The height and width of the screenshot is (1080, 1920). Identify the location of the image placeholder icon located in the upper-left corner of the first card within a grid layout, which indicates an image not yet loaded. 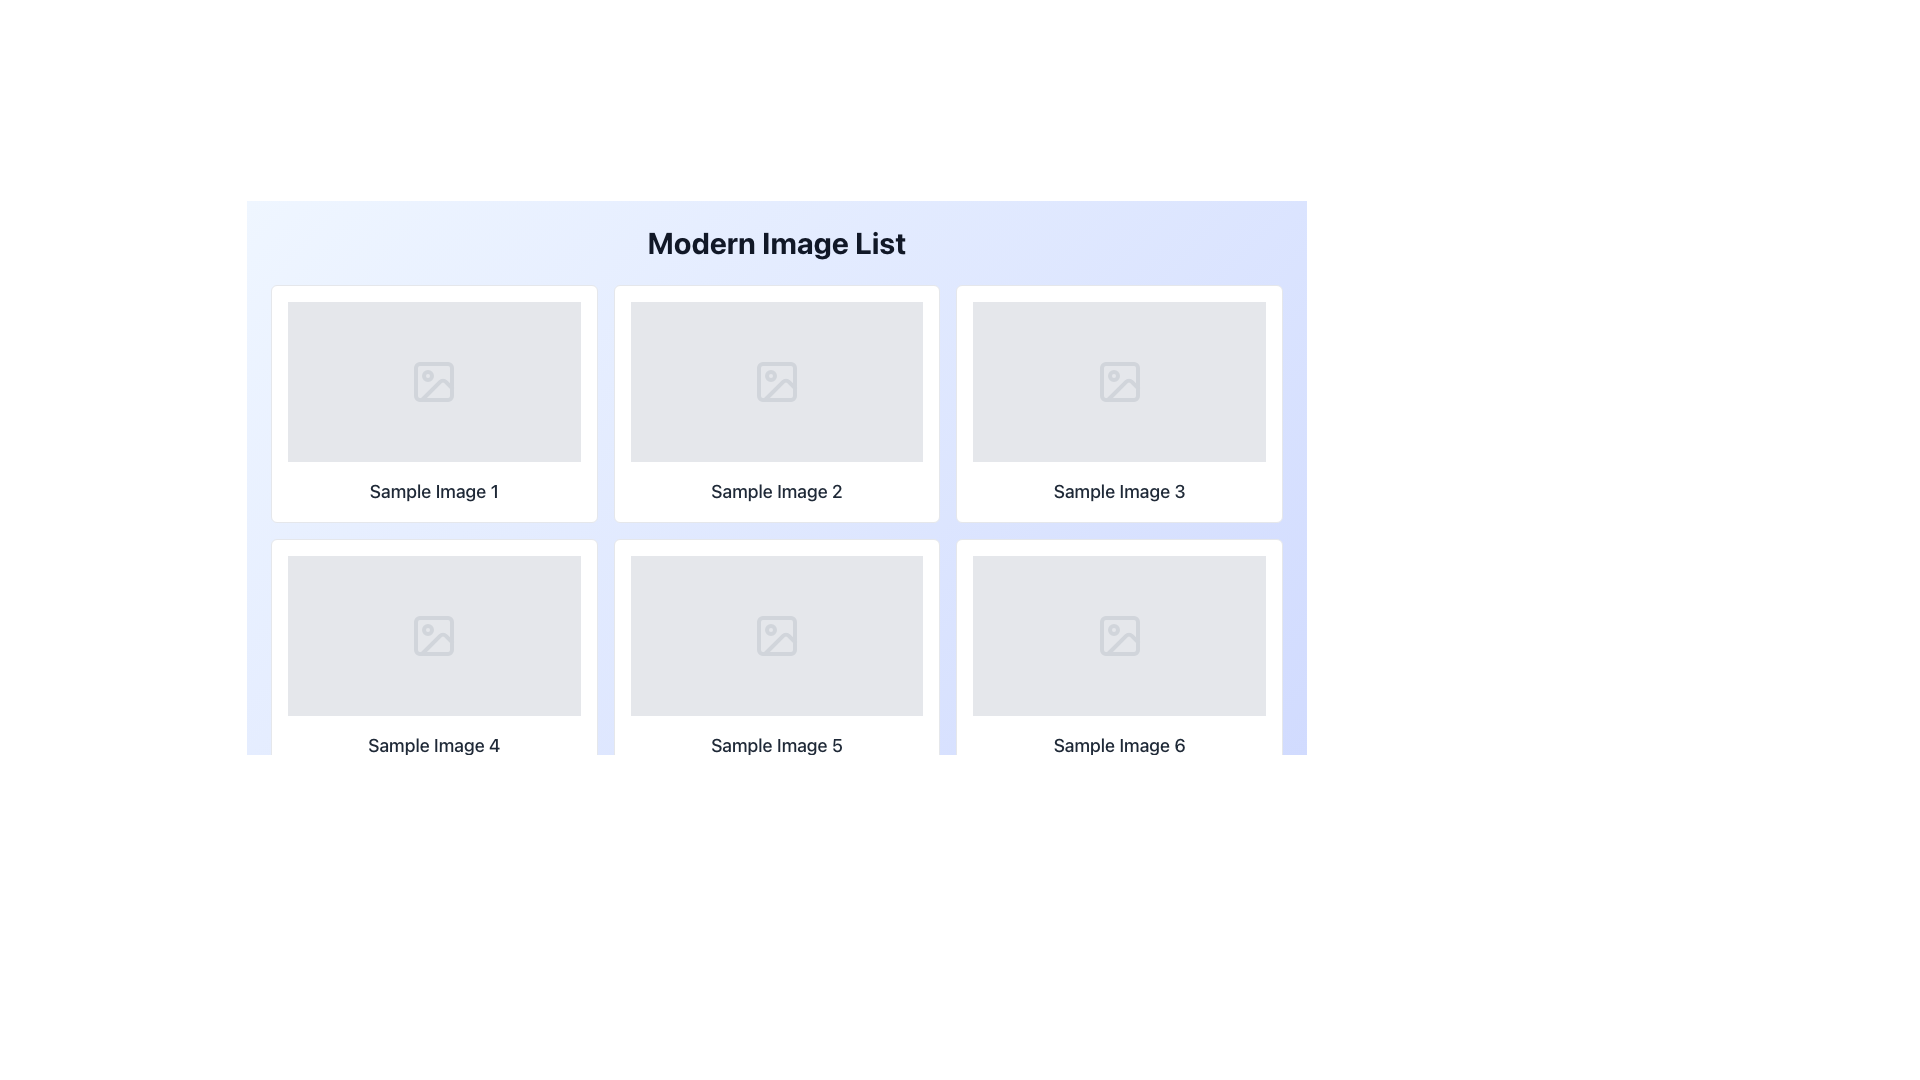
(433, 381).